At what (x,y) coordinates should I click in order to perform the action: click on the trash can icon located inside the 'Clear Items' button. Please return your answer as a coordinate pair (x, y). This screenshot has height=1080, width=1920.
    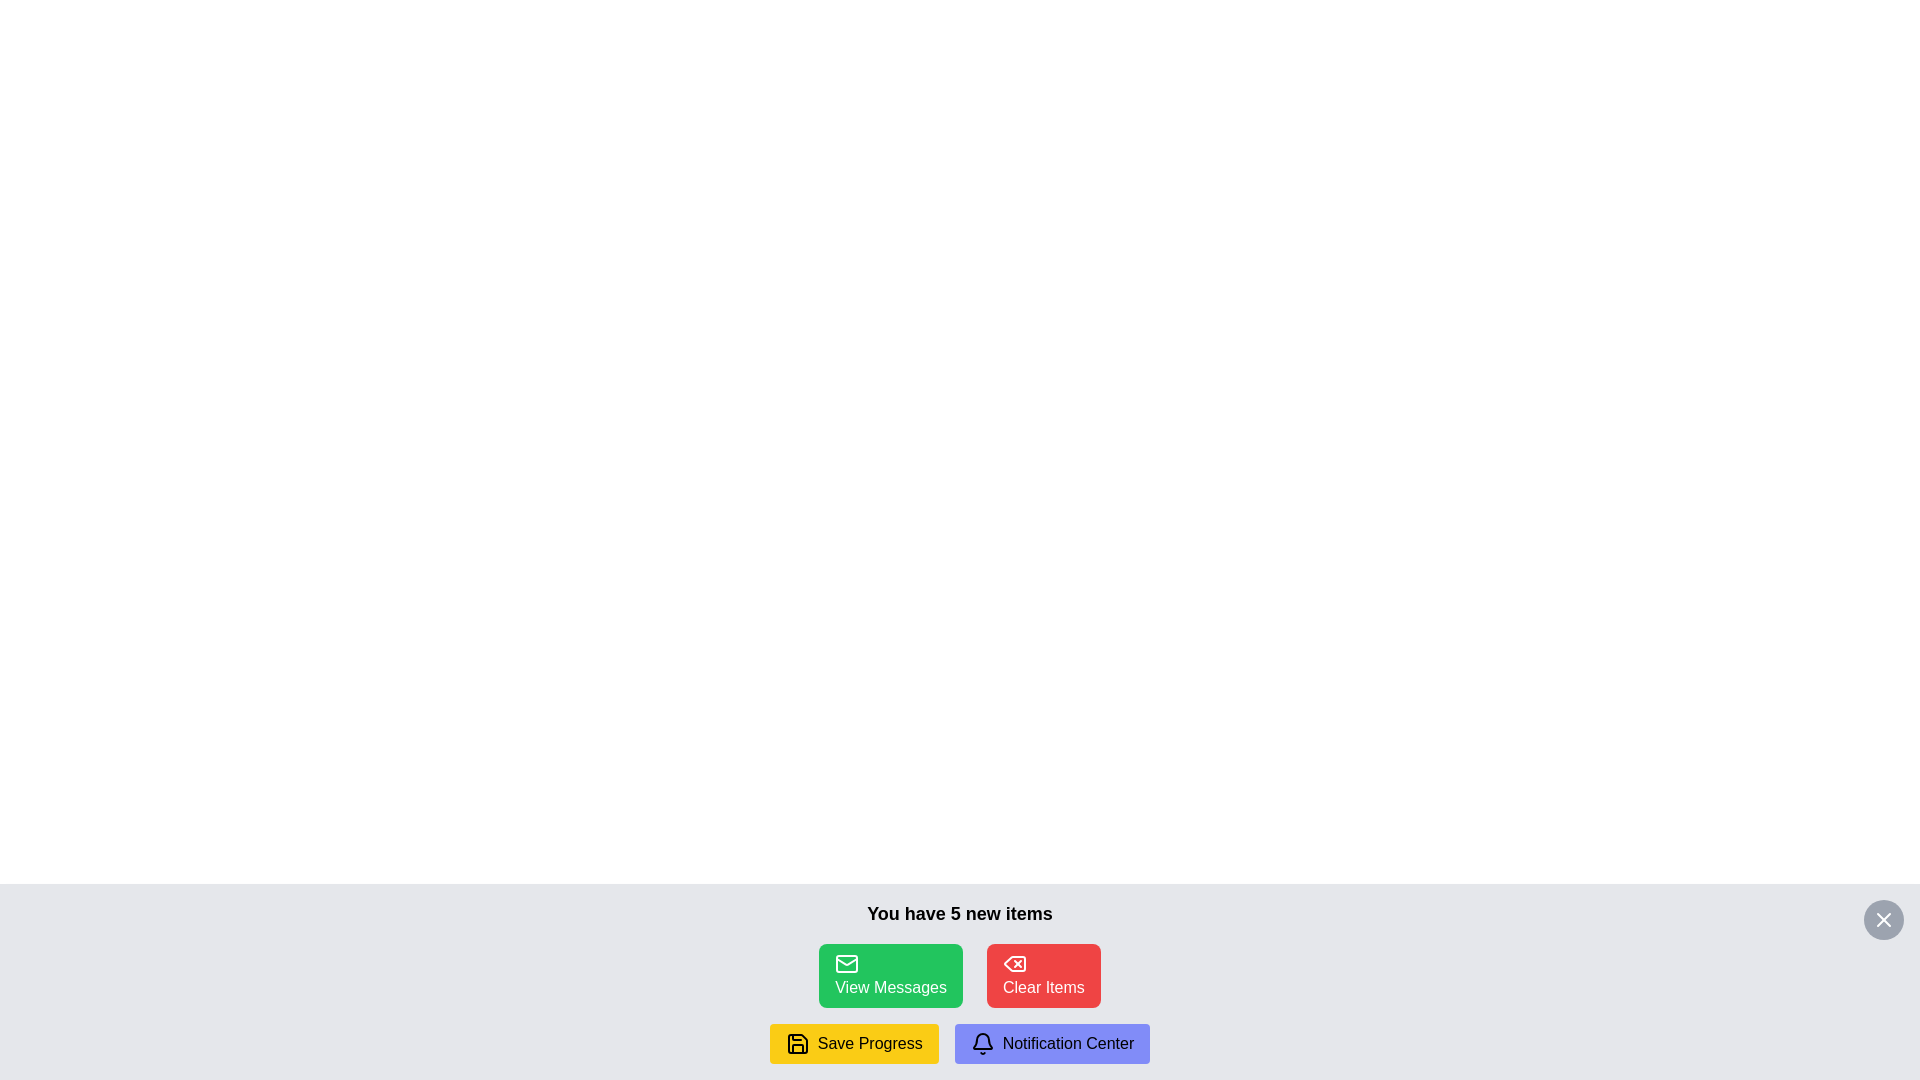
    Looking at the image, I should click on (1014, 963).